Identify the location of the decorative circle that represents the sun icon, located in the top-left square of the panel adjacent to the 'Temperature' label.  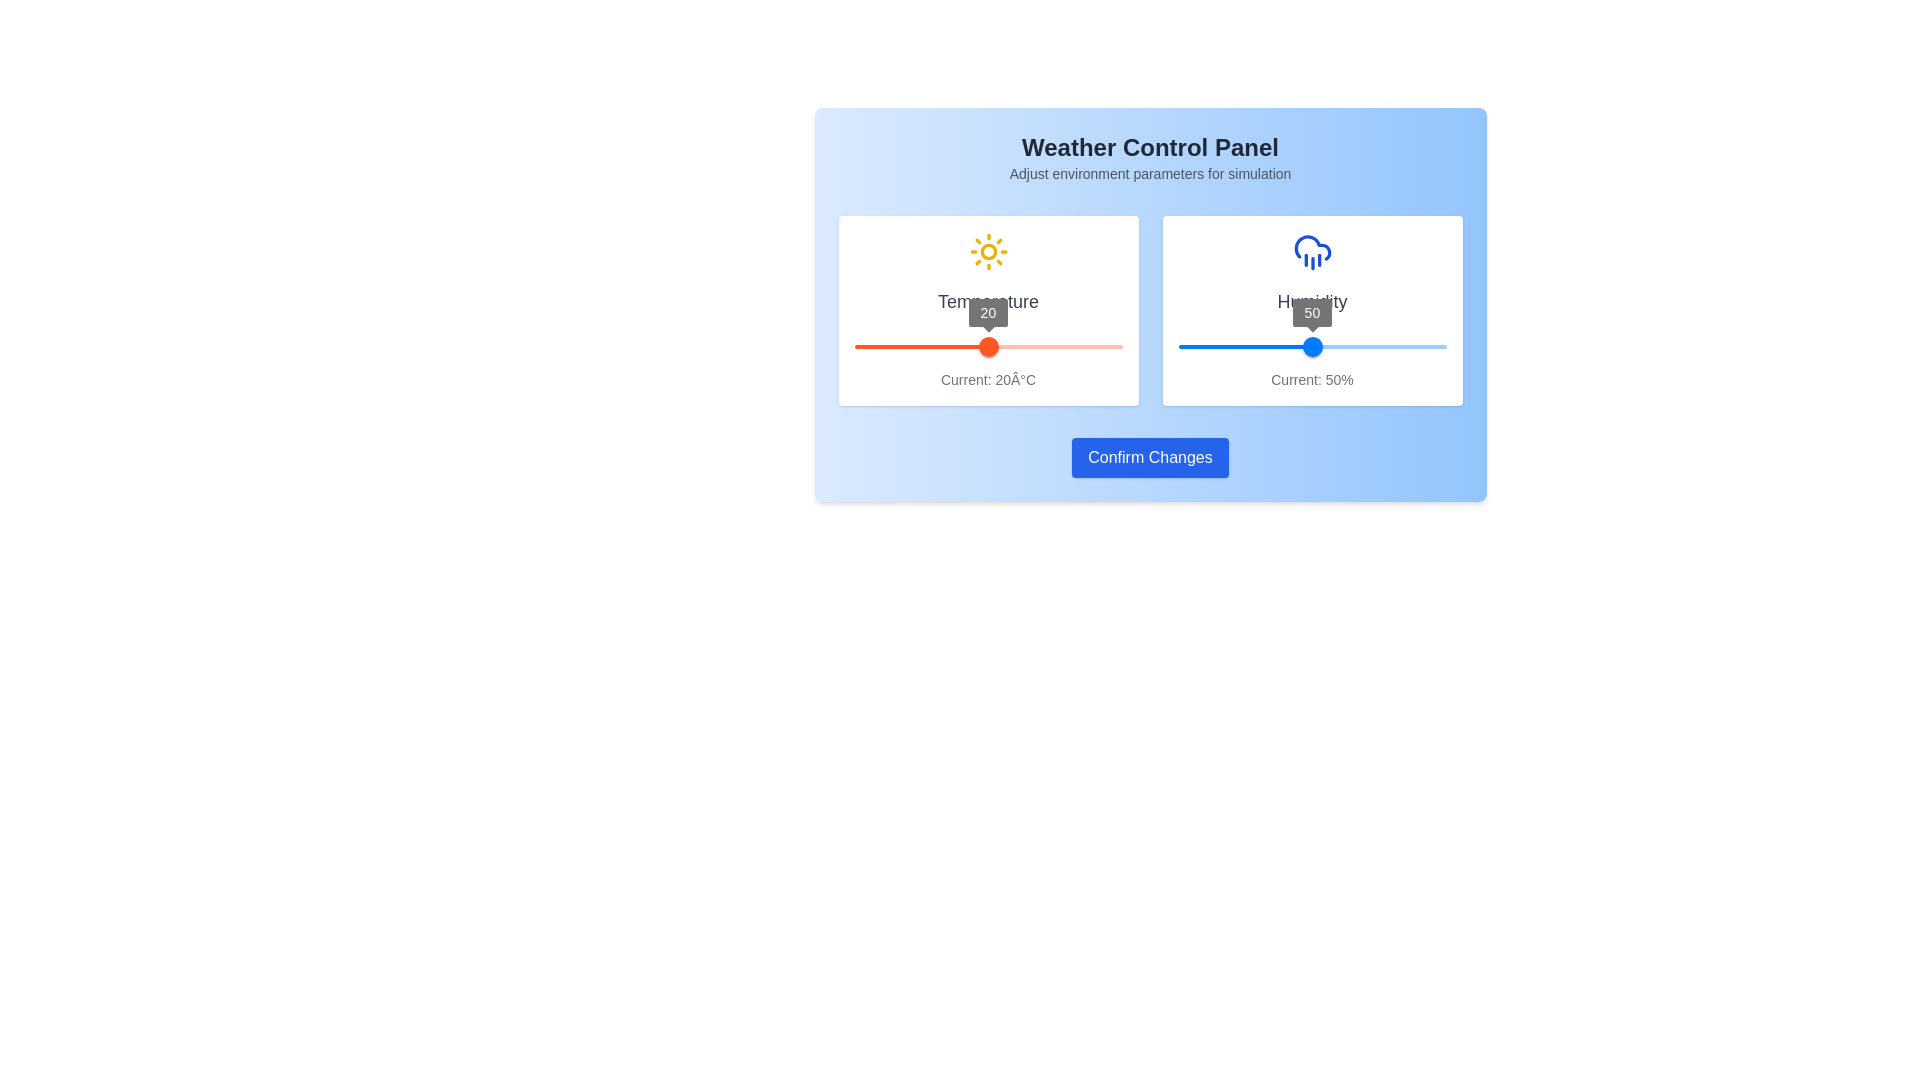
(988, 250).